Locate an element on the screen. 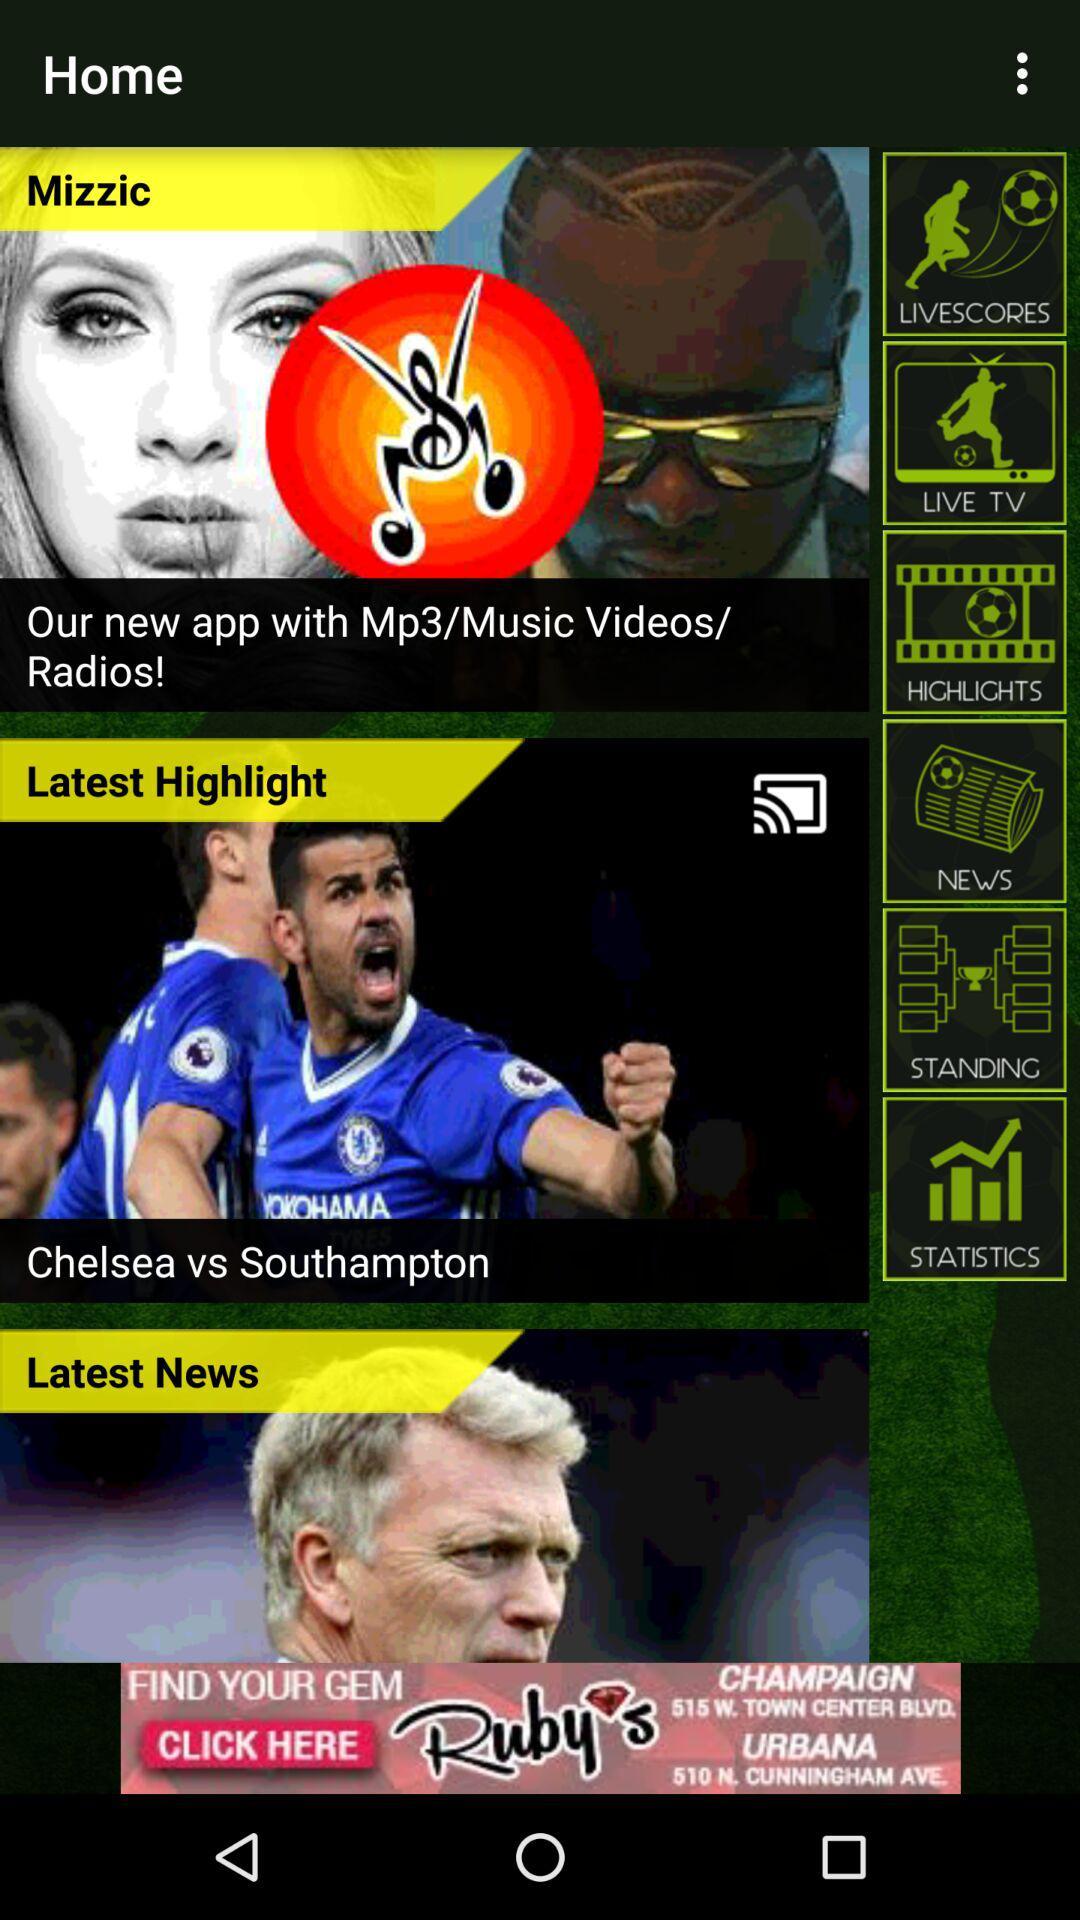 The width and height of the screenshot is (1080, 1920). latest news icon is located at coordinates (261, 1370).